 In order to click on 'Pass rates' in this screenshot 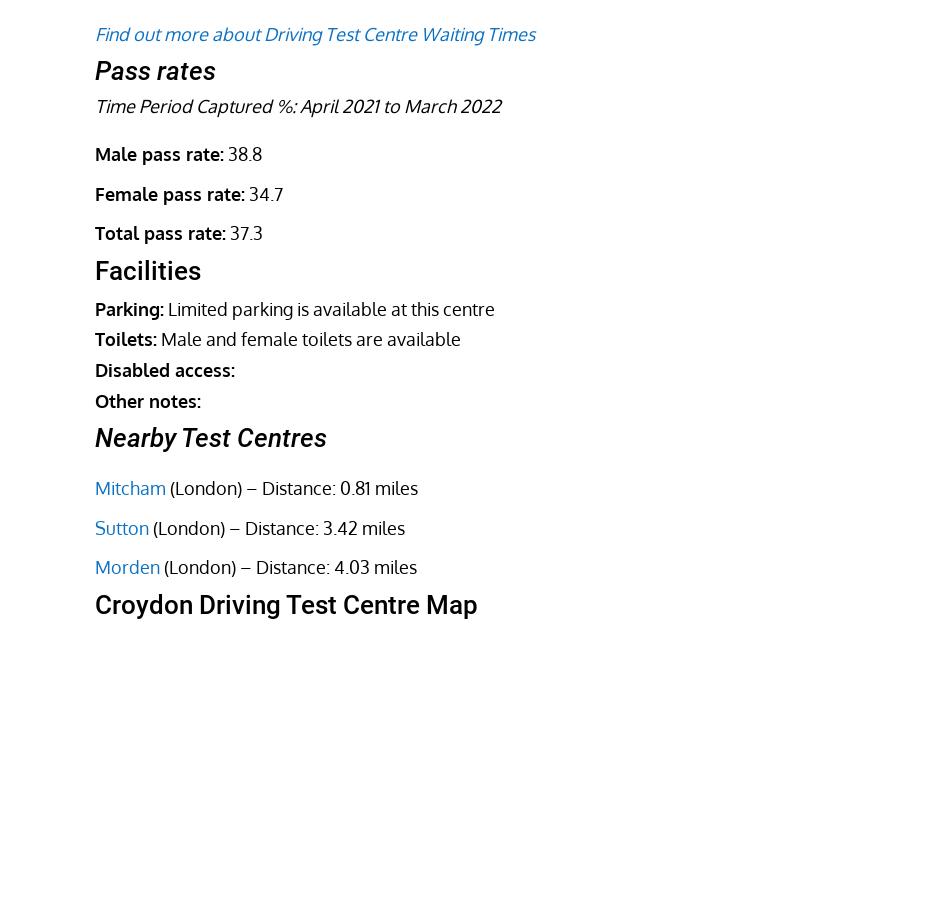, I will do `click(155, 68)`.